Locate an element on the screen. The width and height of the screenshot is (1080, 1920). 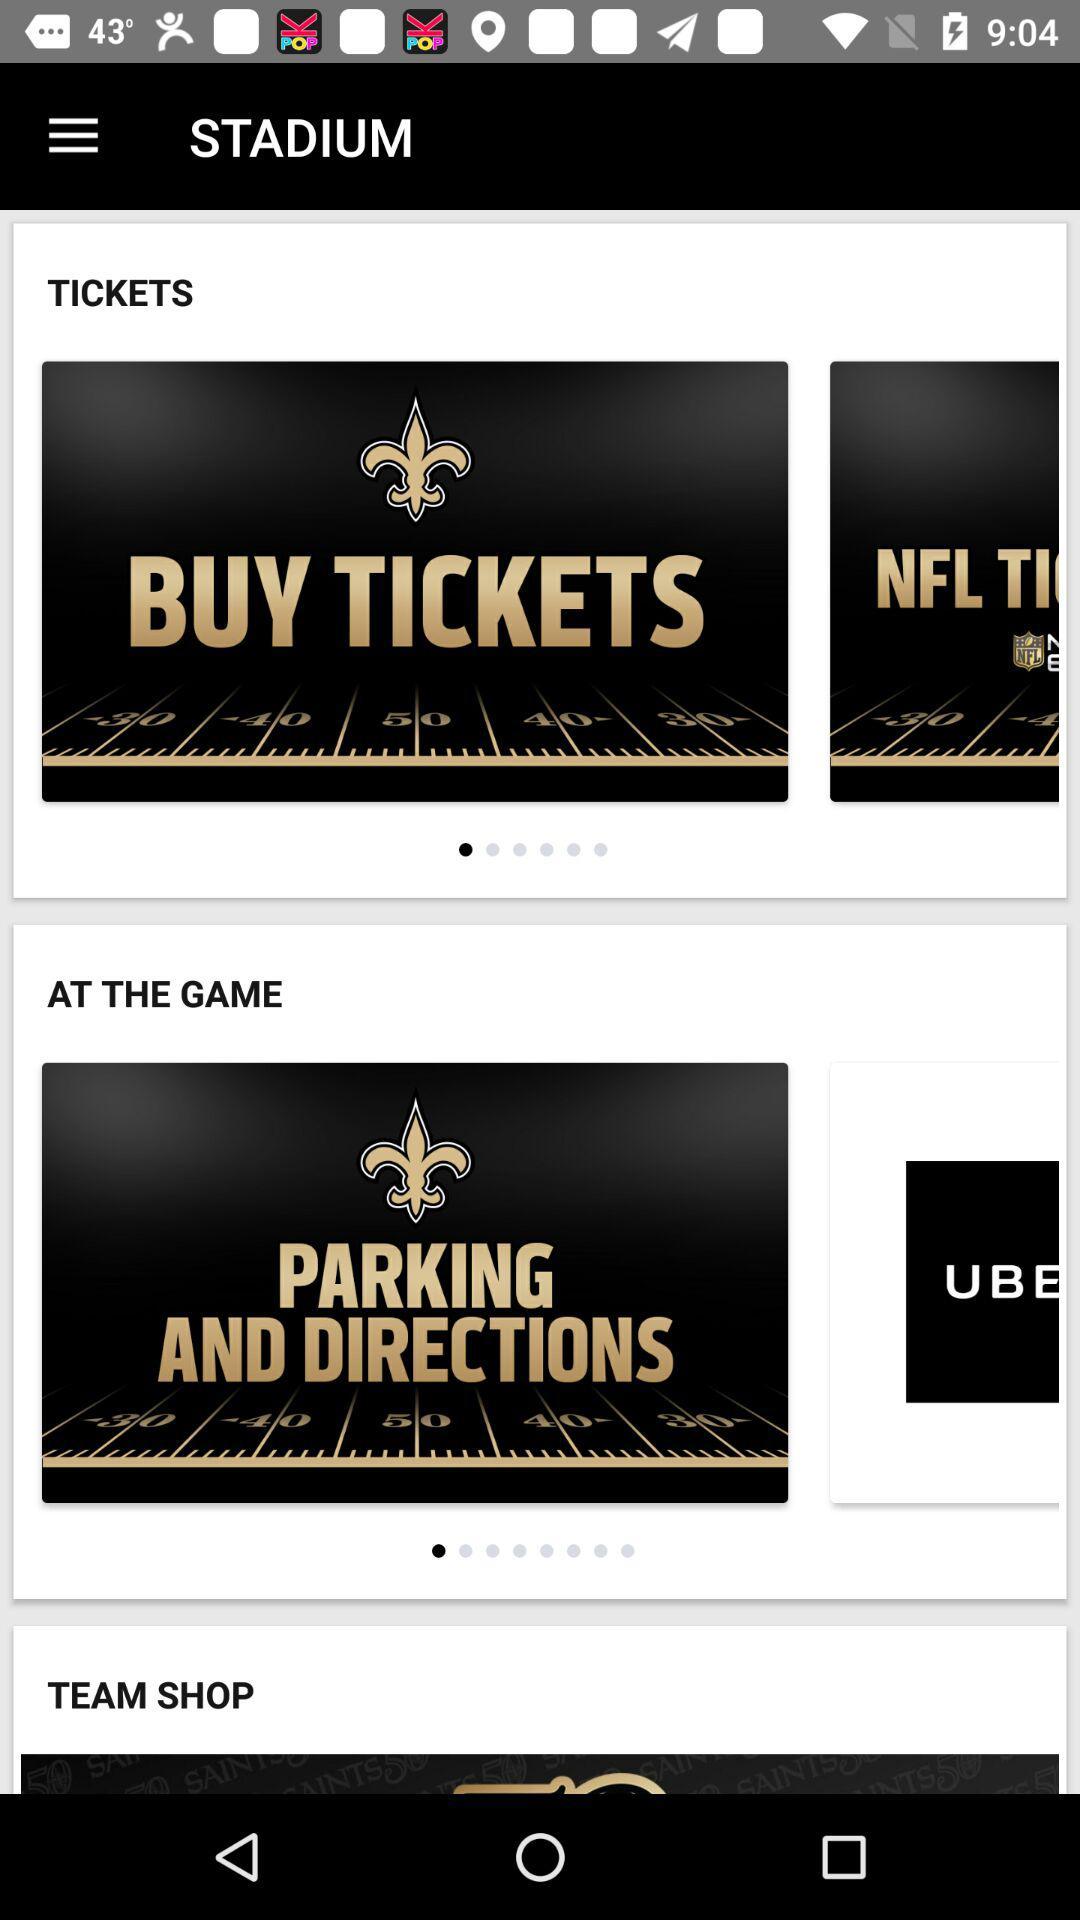
the item to the left of stadium is located at coordinates (72, 135).